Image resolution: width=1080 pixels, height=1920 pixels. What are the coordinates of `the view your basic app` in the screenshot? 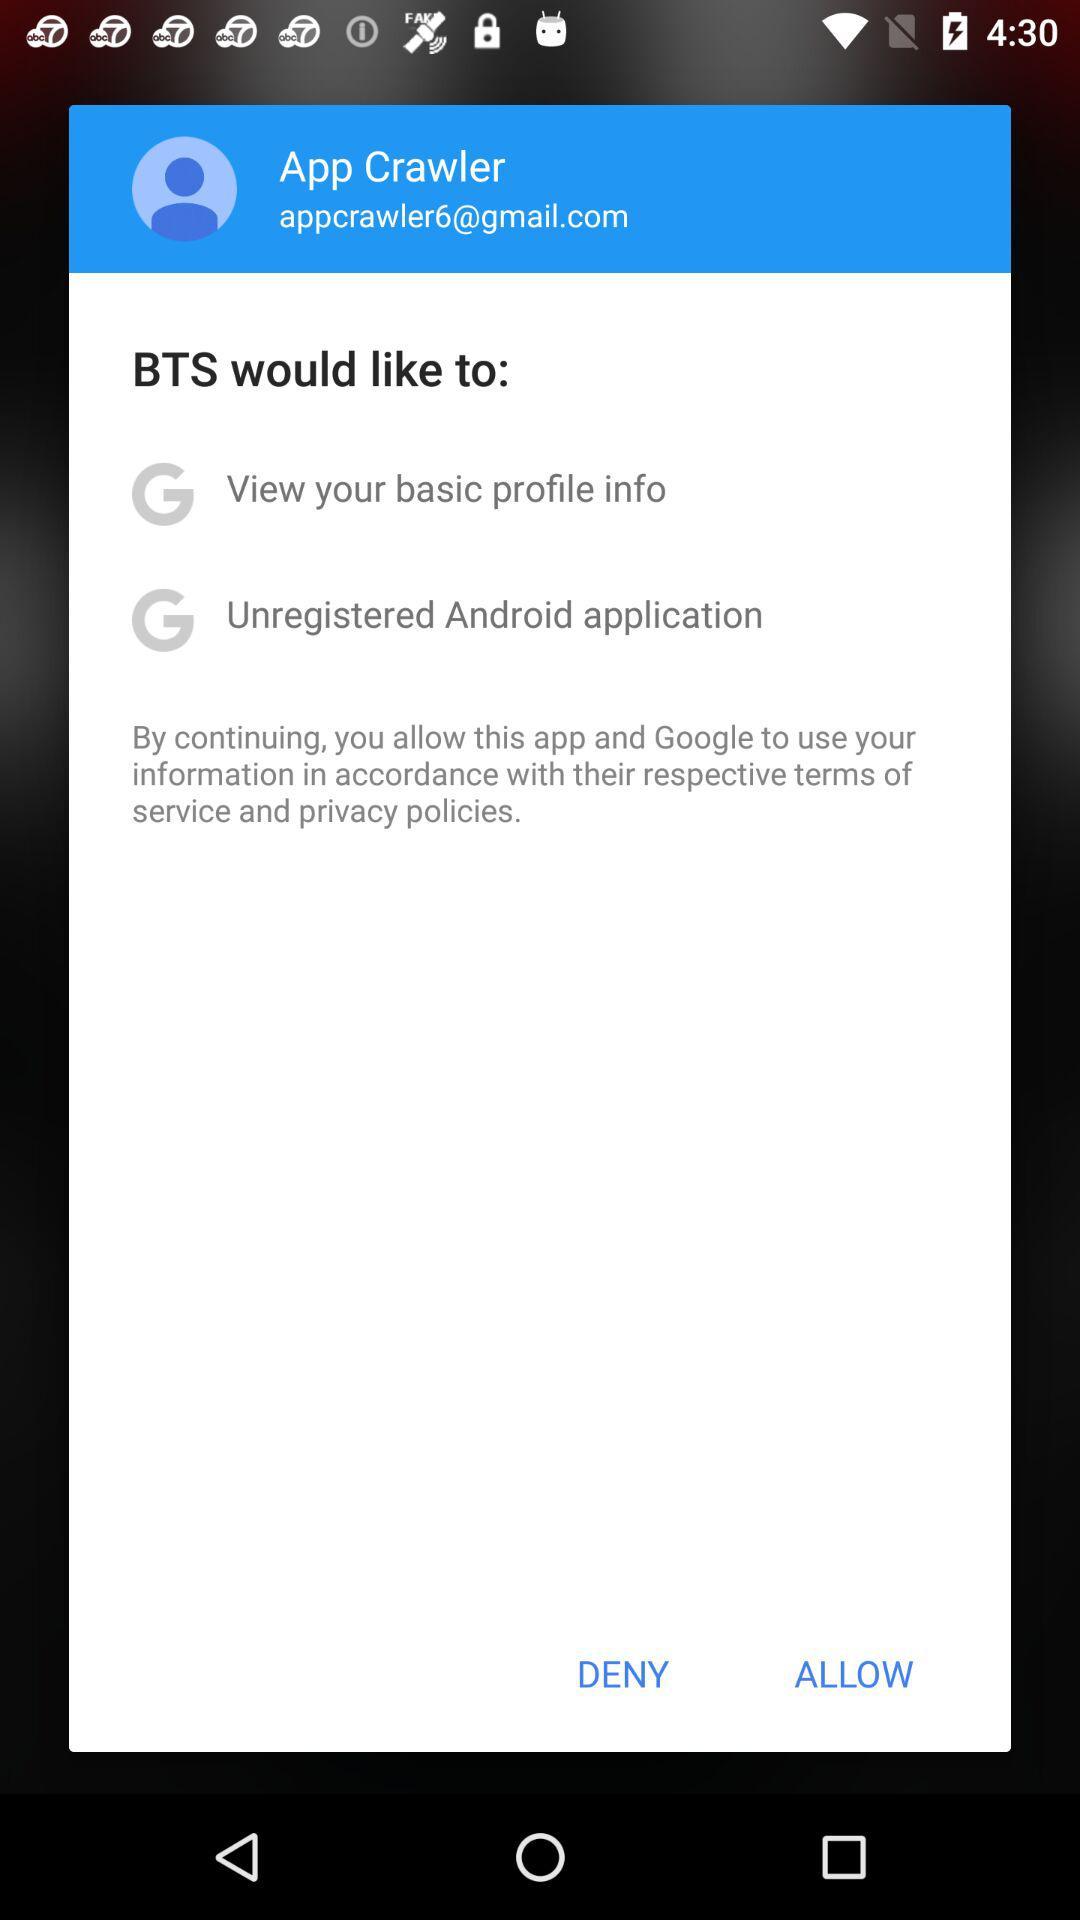 It's located at (445, 487).